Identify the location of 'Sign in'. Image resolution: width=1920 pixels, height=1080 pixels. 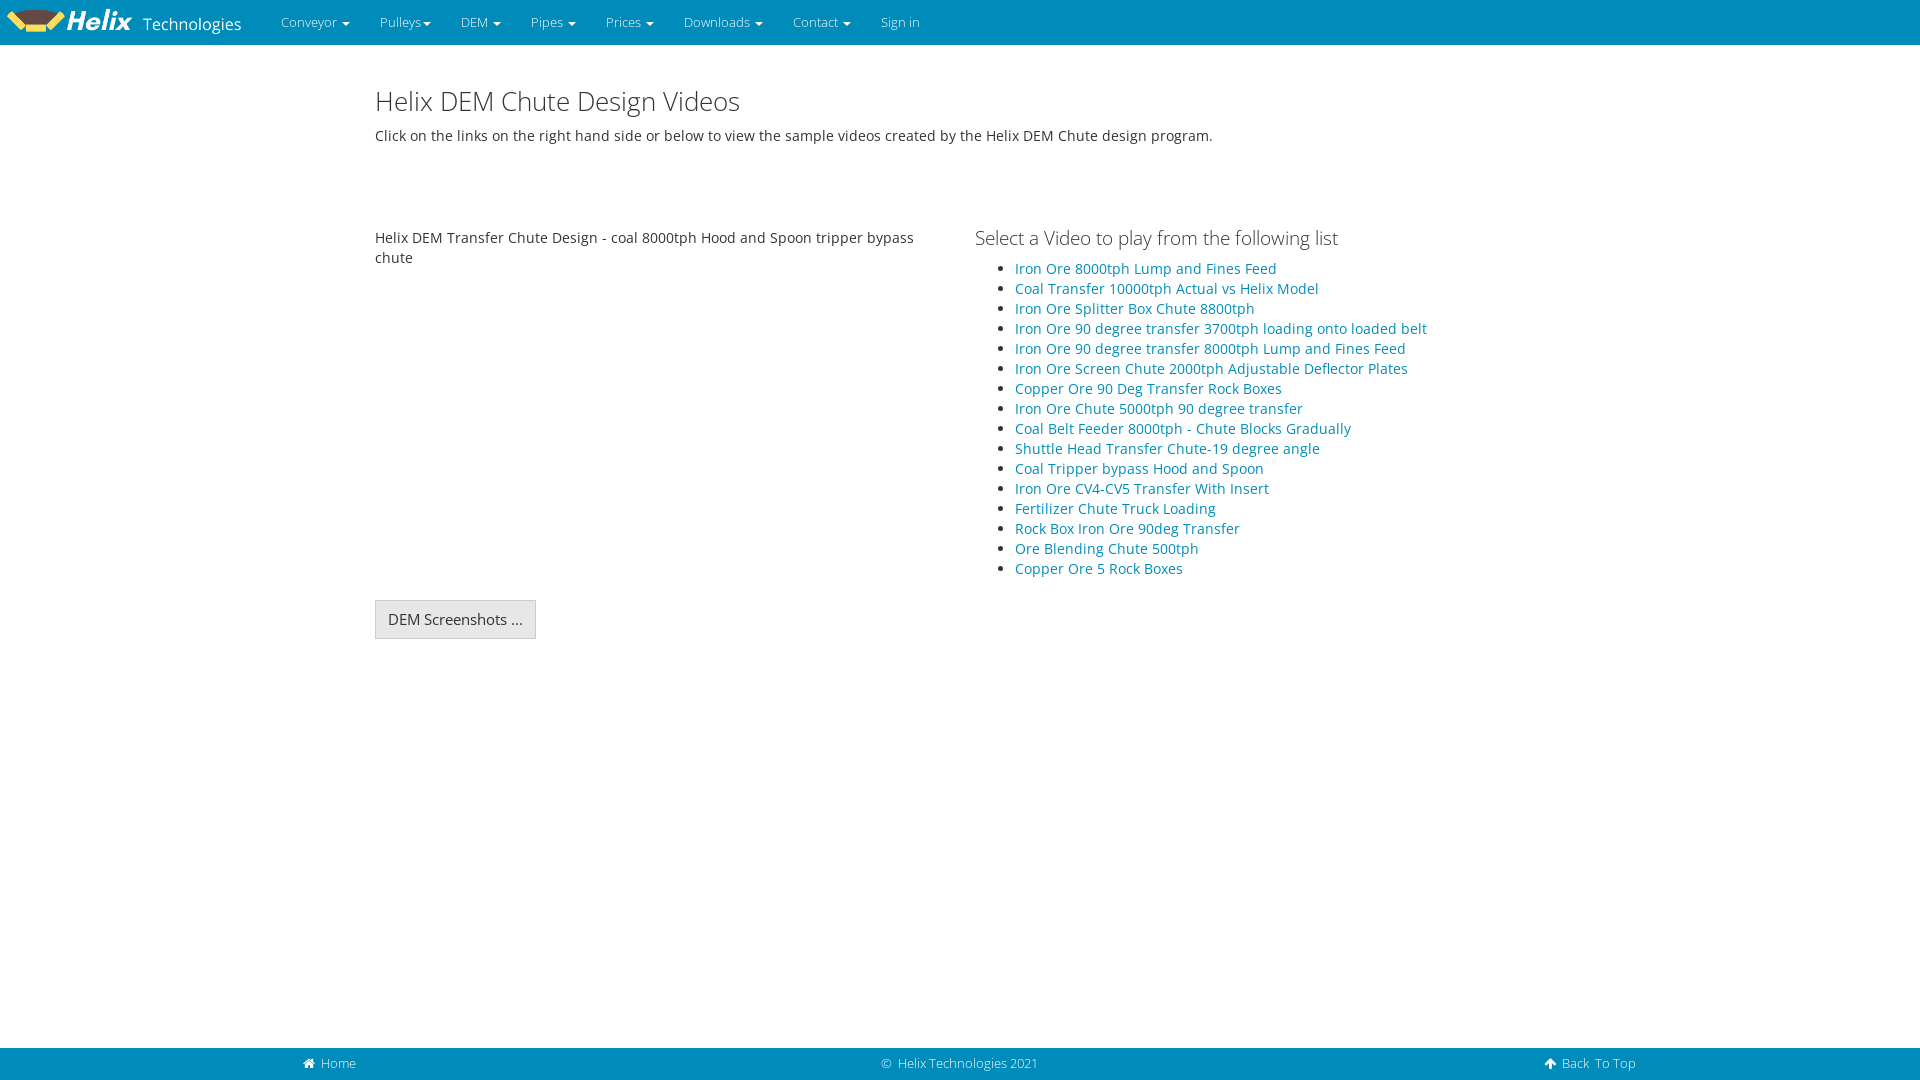
(899, 22).